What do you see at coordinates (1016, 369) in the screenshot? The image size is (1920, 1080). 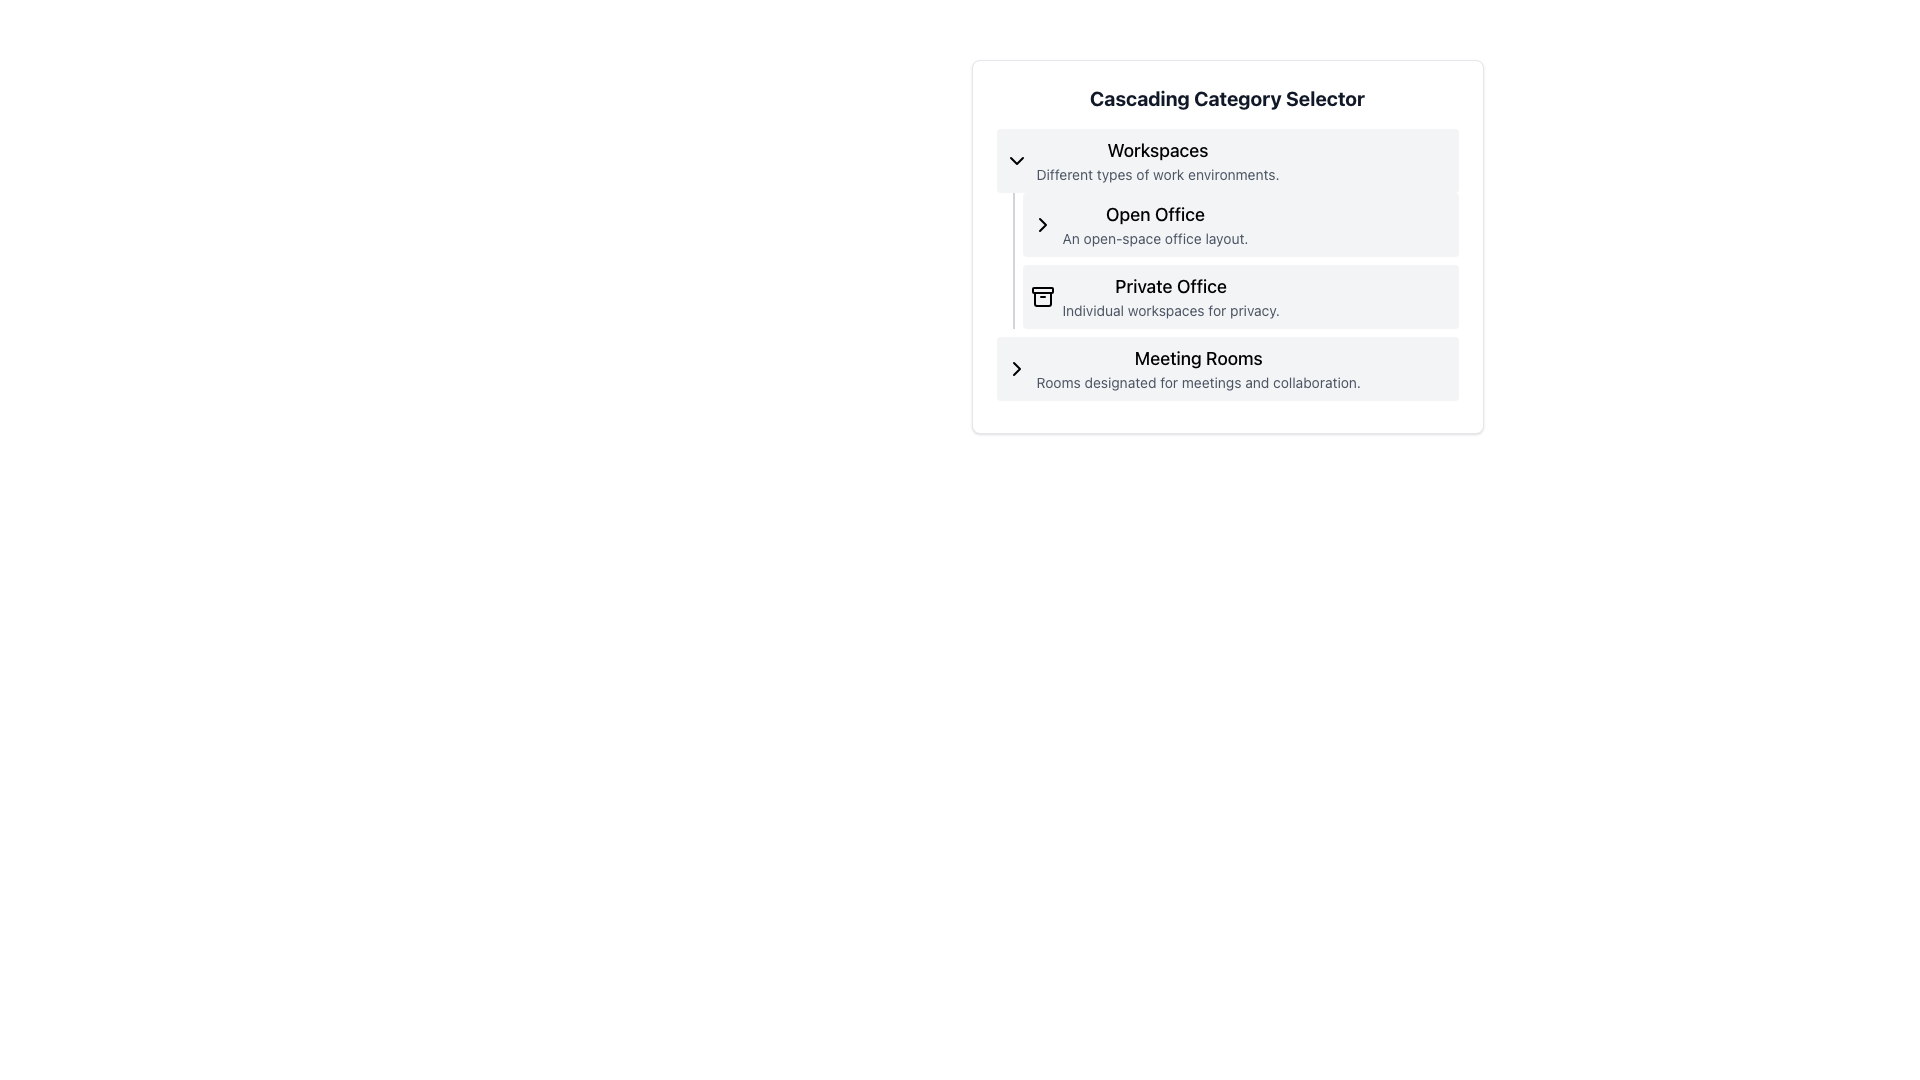 I see `the icon button located to the far left of the 'Meeting Rooms' text` at bounding box center [1016, 369].